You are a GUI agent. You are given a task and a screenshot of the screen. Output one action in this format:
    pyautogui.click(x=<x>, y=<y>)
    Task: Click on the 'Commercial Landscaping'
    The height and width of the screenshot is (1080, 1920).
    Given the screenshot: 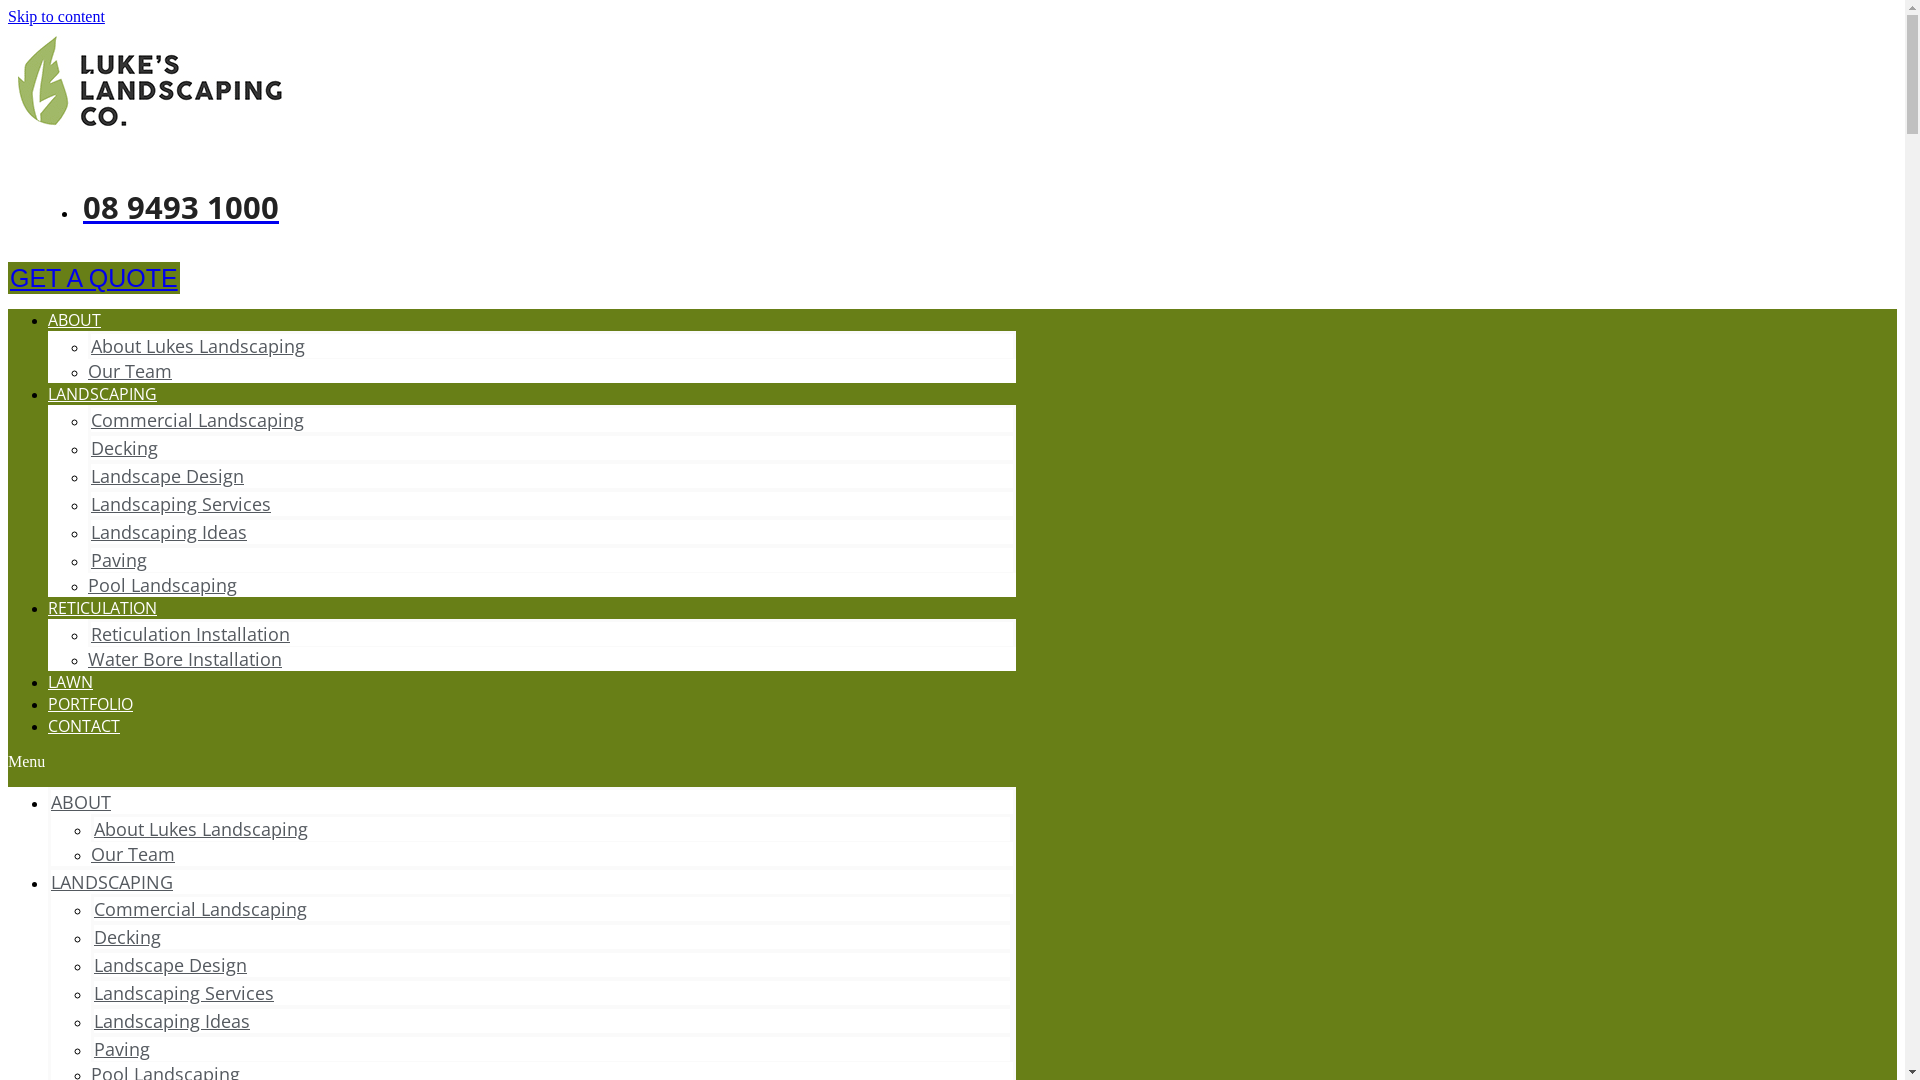 What is the action you would take?
    pyautogui.click(x=90, y=419)
    